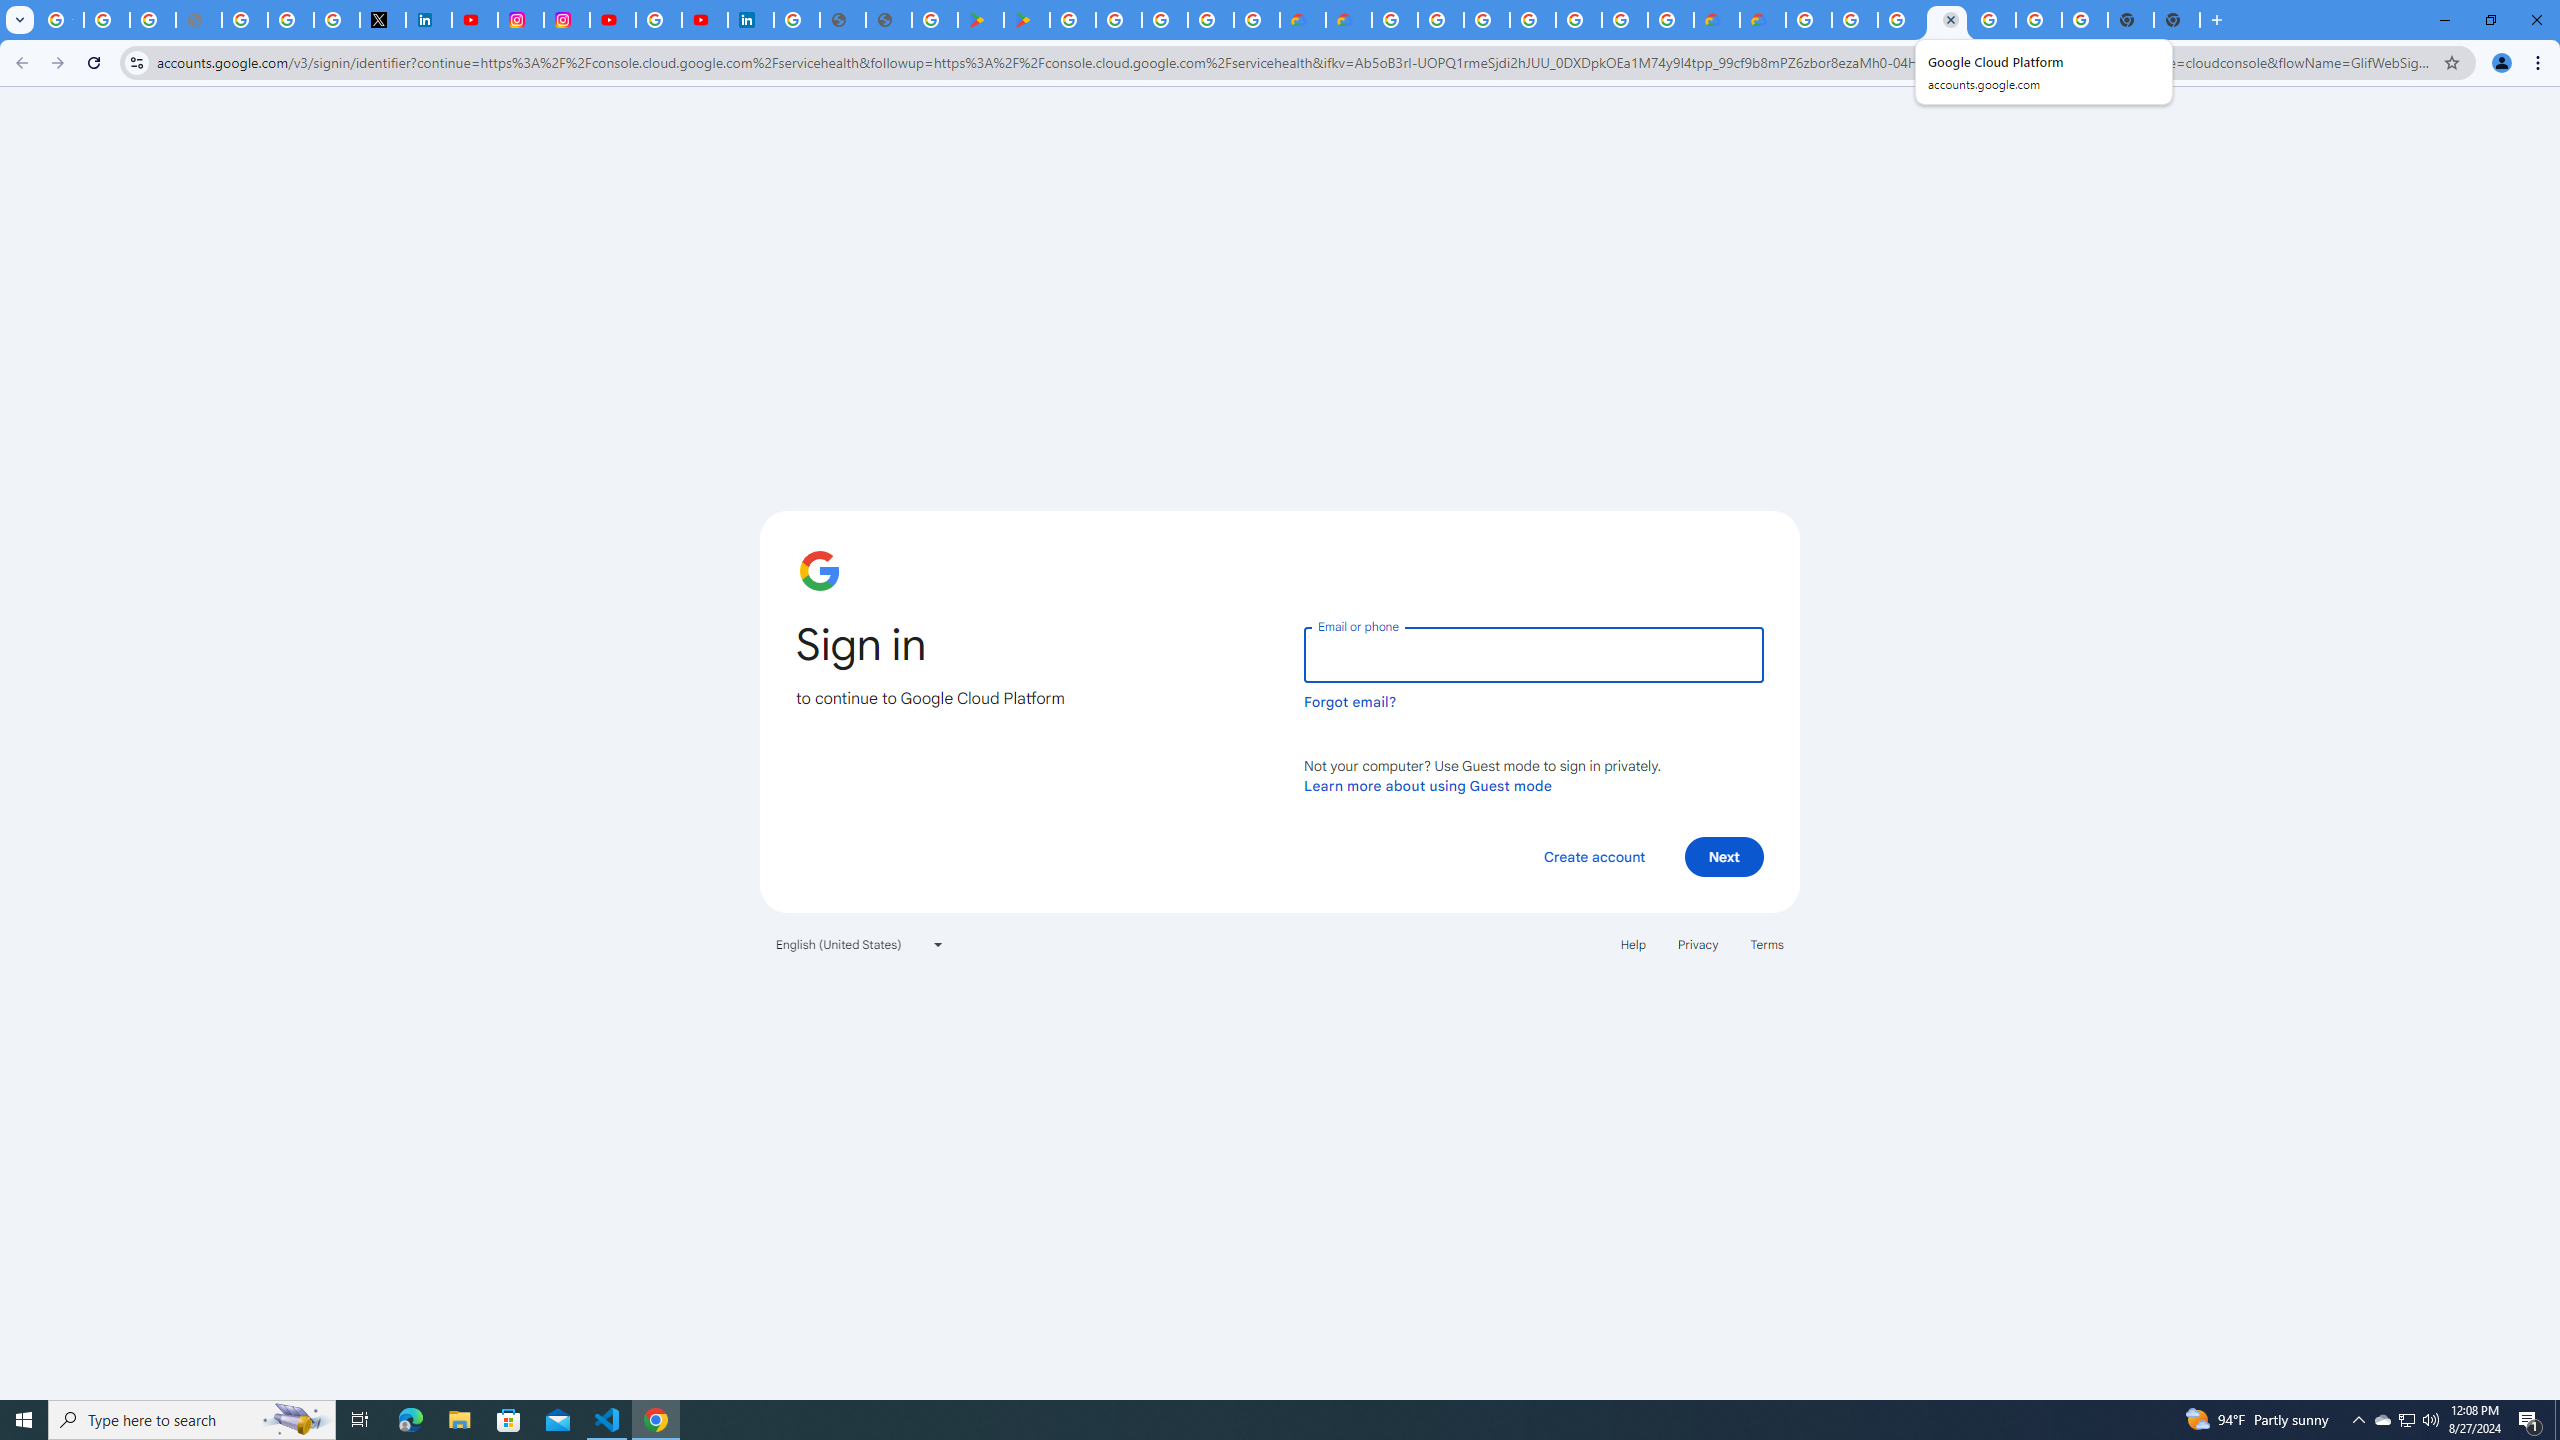 The height and width of the screenshot is (1440, 2560). Describe the element at coordinates (1211, 19) in the screenshot. I see `'Google Workspace - Specific Terms'` at that location.